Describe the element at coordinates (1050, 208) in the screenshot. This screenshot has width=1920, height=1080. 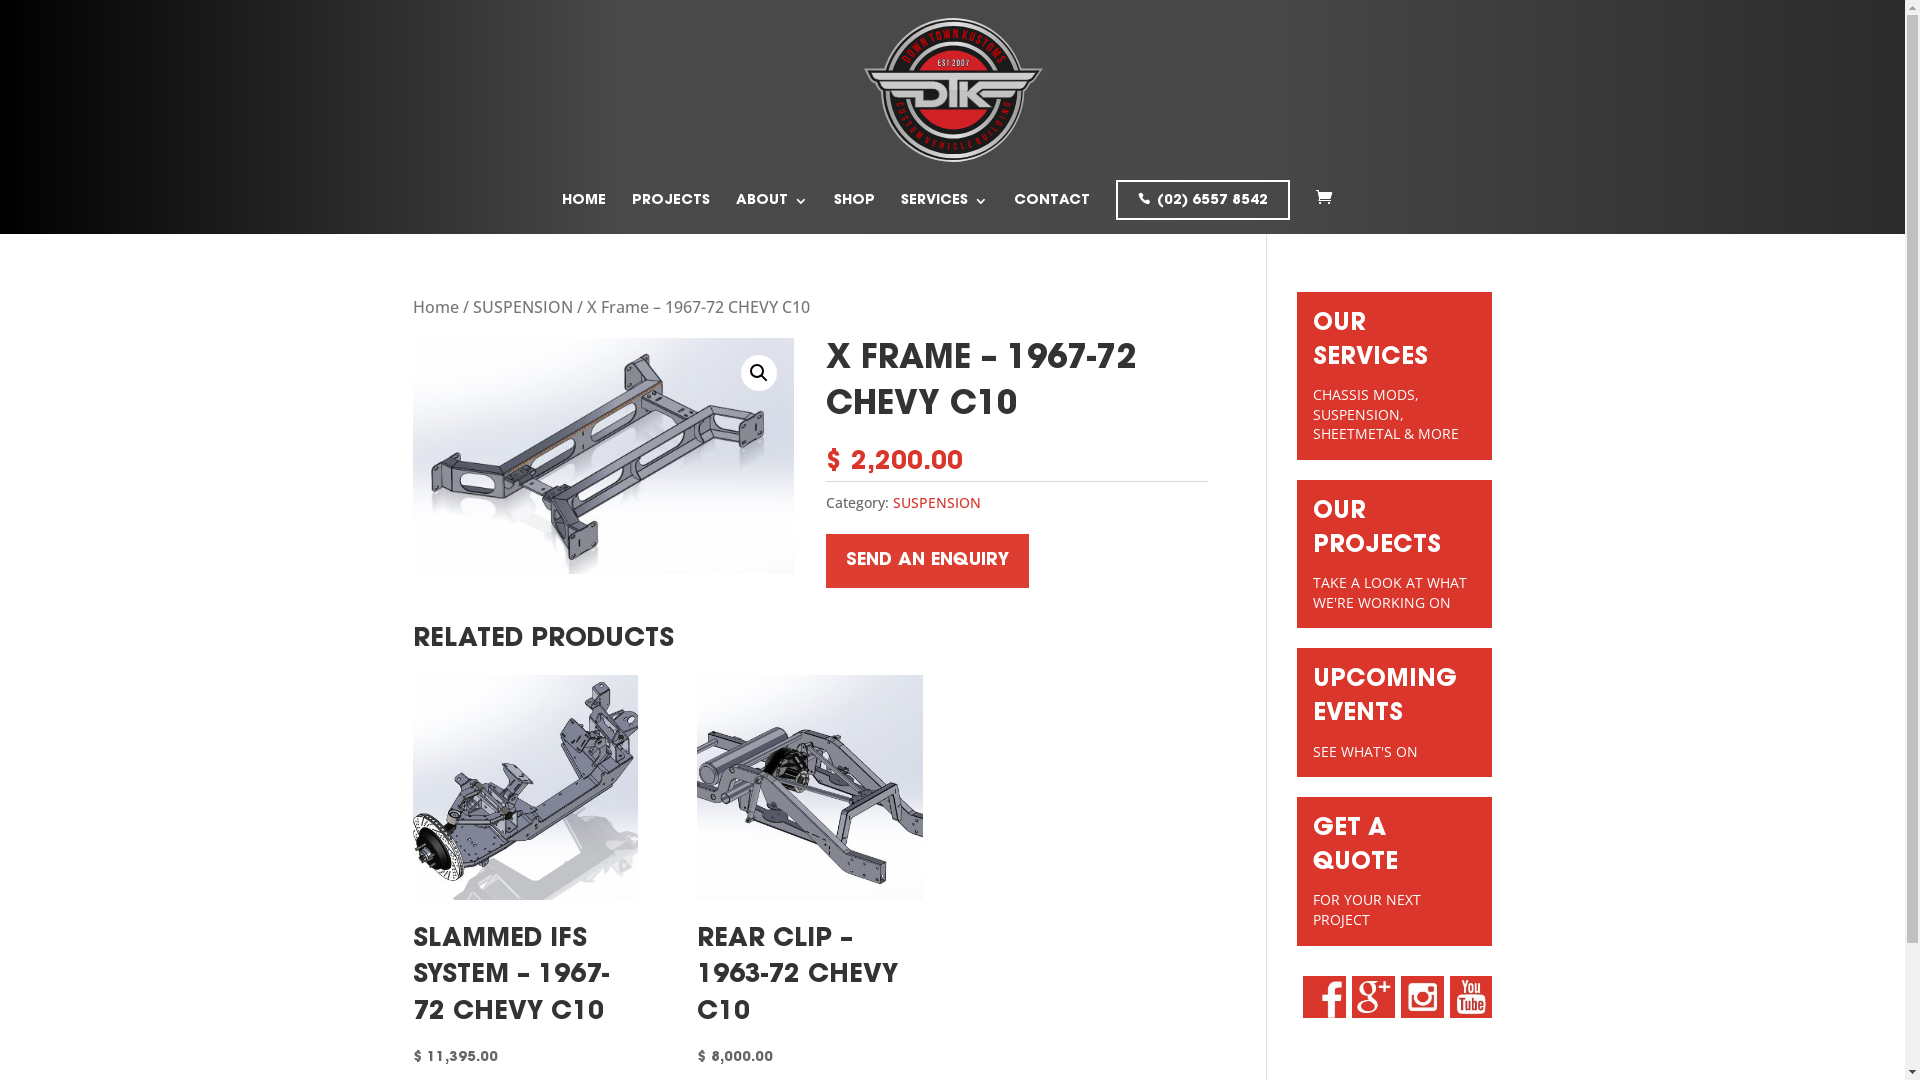
I see `'CONTACT'` at that location.